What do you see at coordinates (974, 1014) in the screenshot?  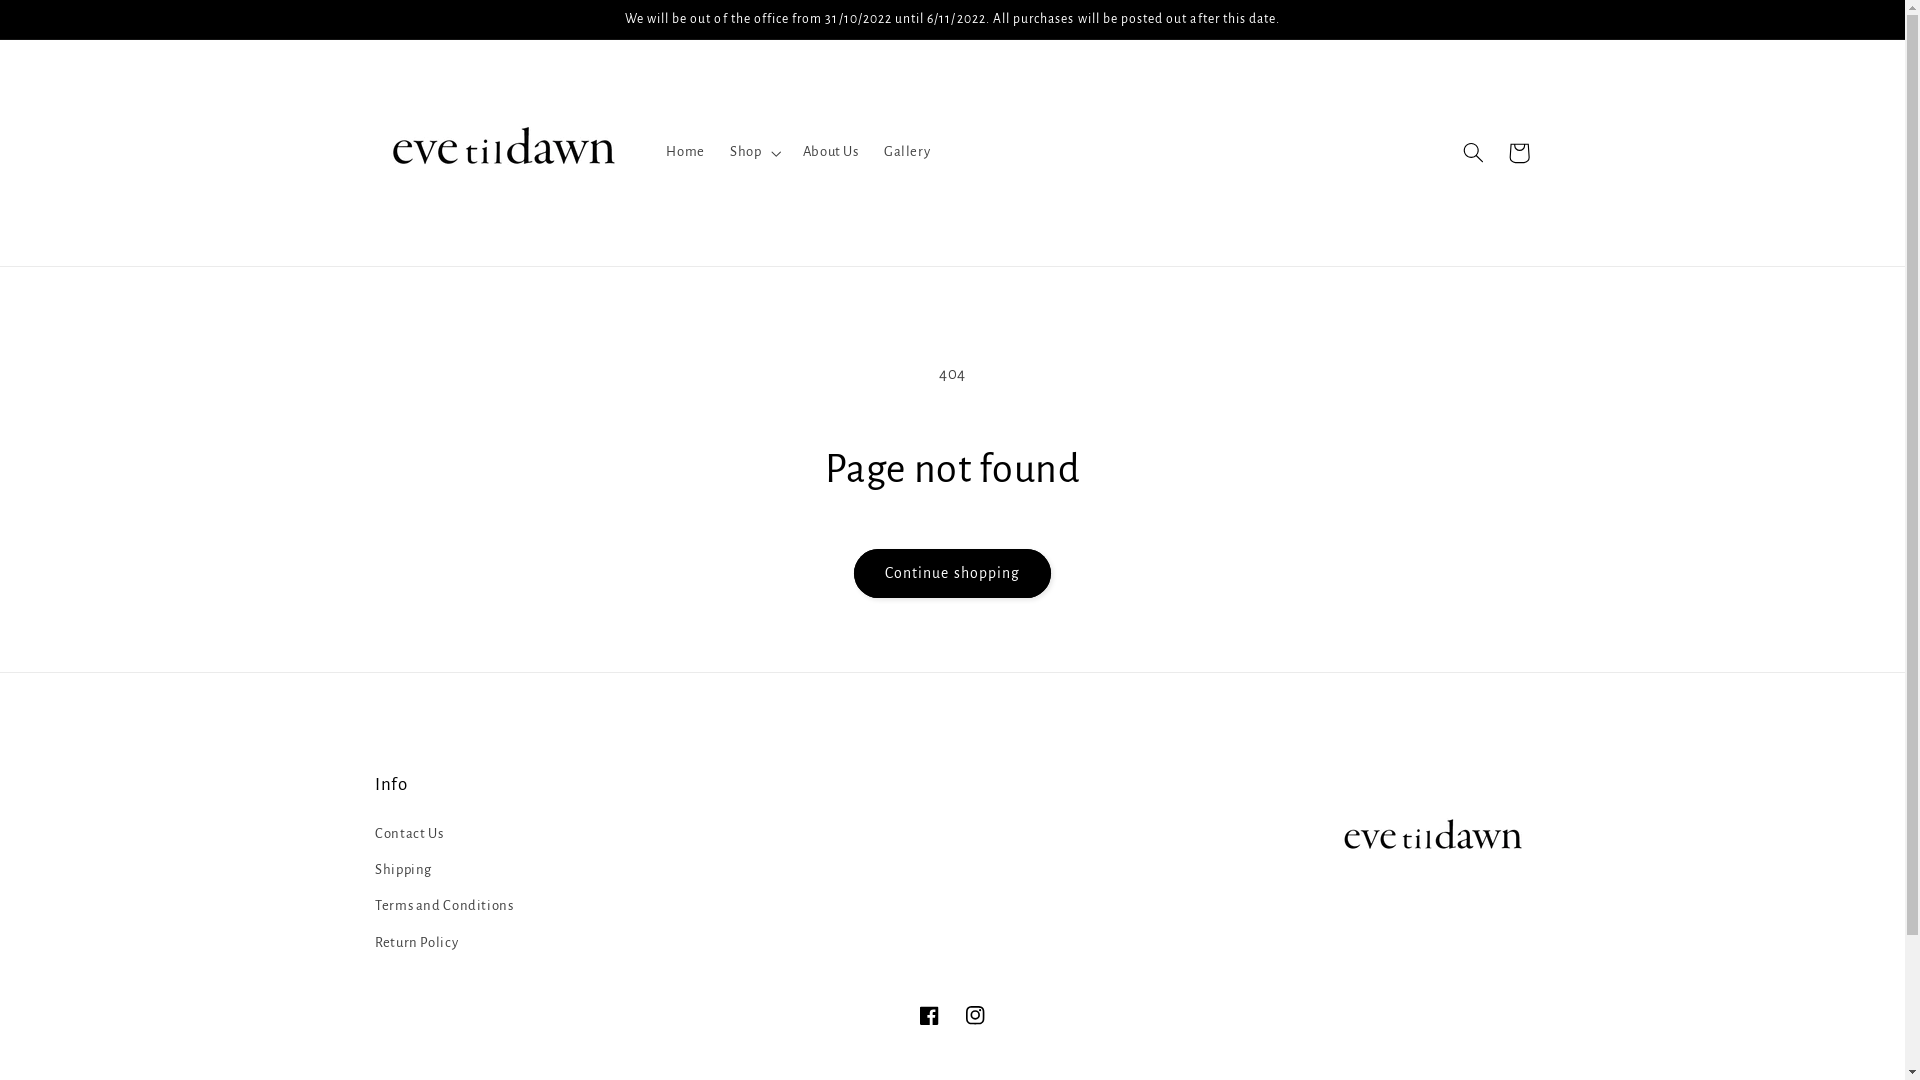 I see `'Instagram'` at bounding box center [974, 1014].